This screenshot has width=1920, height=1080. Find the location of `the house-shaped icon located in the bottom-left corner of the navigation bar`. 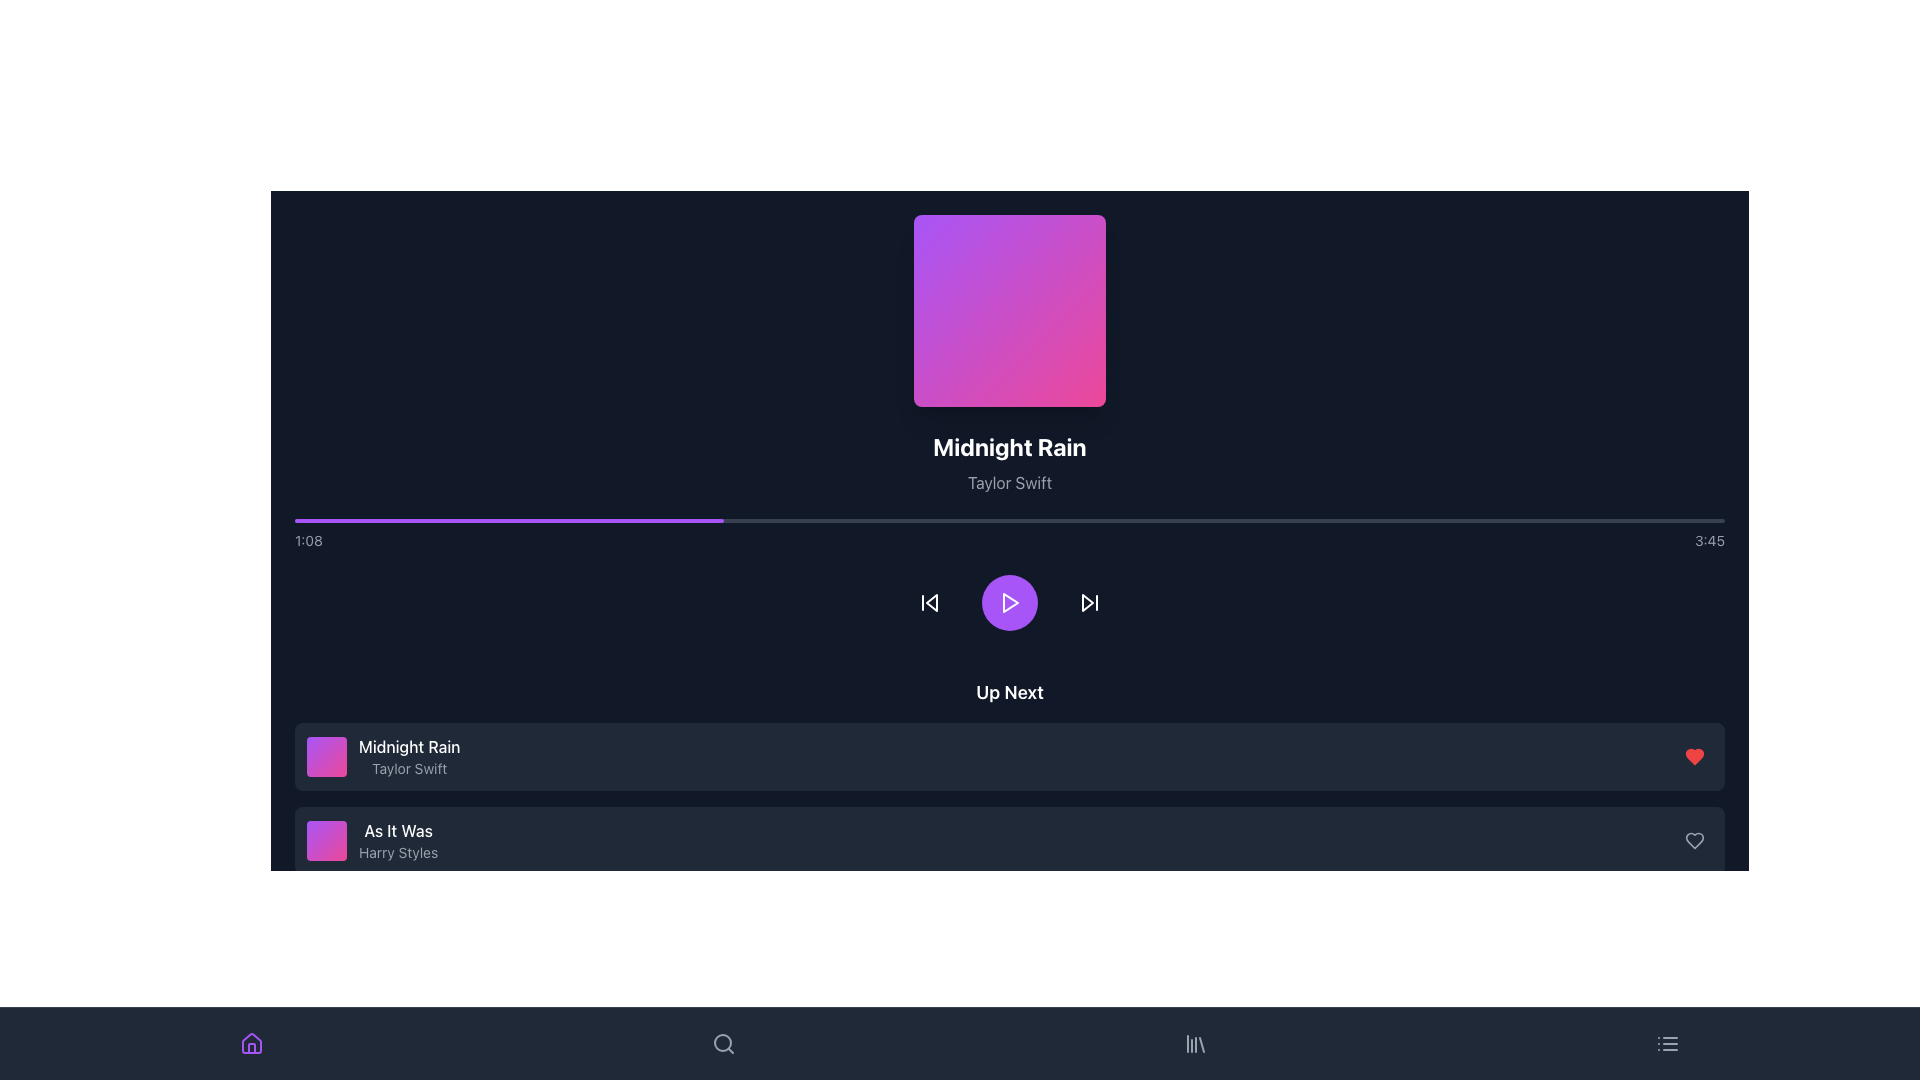

the house-shaped icon located in the bottom-left corner of the navigation bar is located at coordinates (251, 1047).